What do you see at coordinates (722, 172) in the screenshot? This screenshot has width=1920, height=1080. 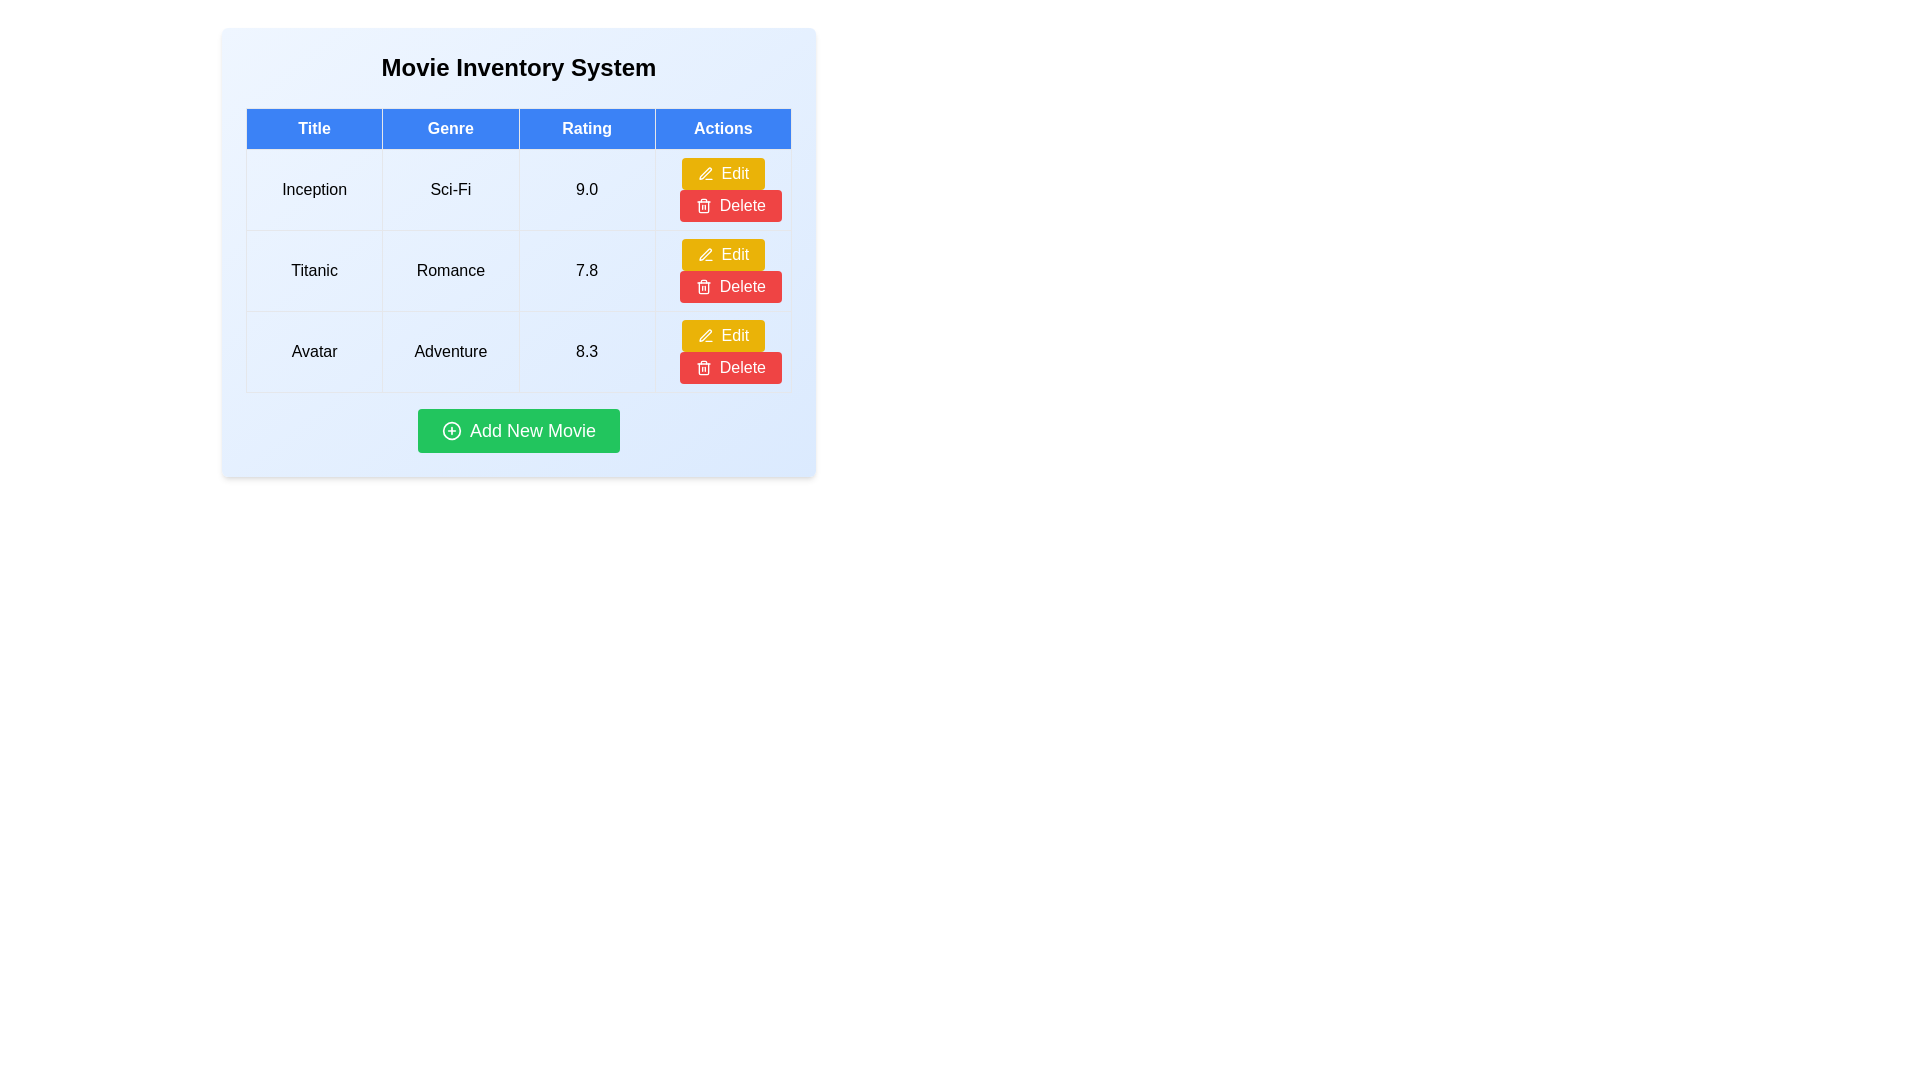 I see `the 'Edit' button for the 'Inception' movie entry in the Actions column to change its shade` at bounding box center [722, 172].